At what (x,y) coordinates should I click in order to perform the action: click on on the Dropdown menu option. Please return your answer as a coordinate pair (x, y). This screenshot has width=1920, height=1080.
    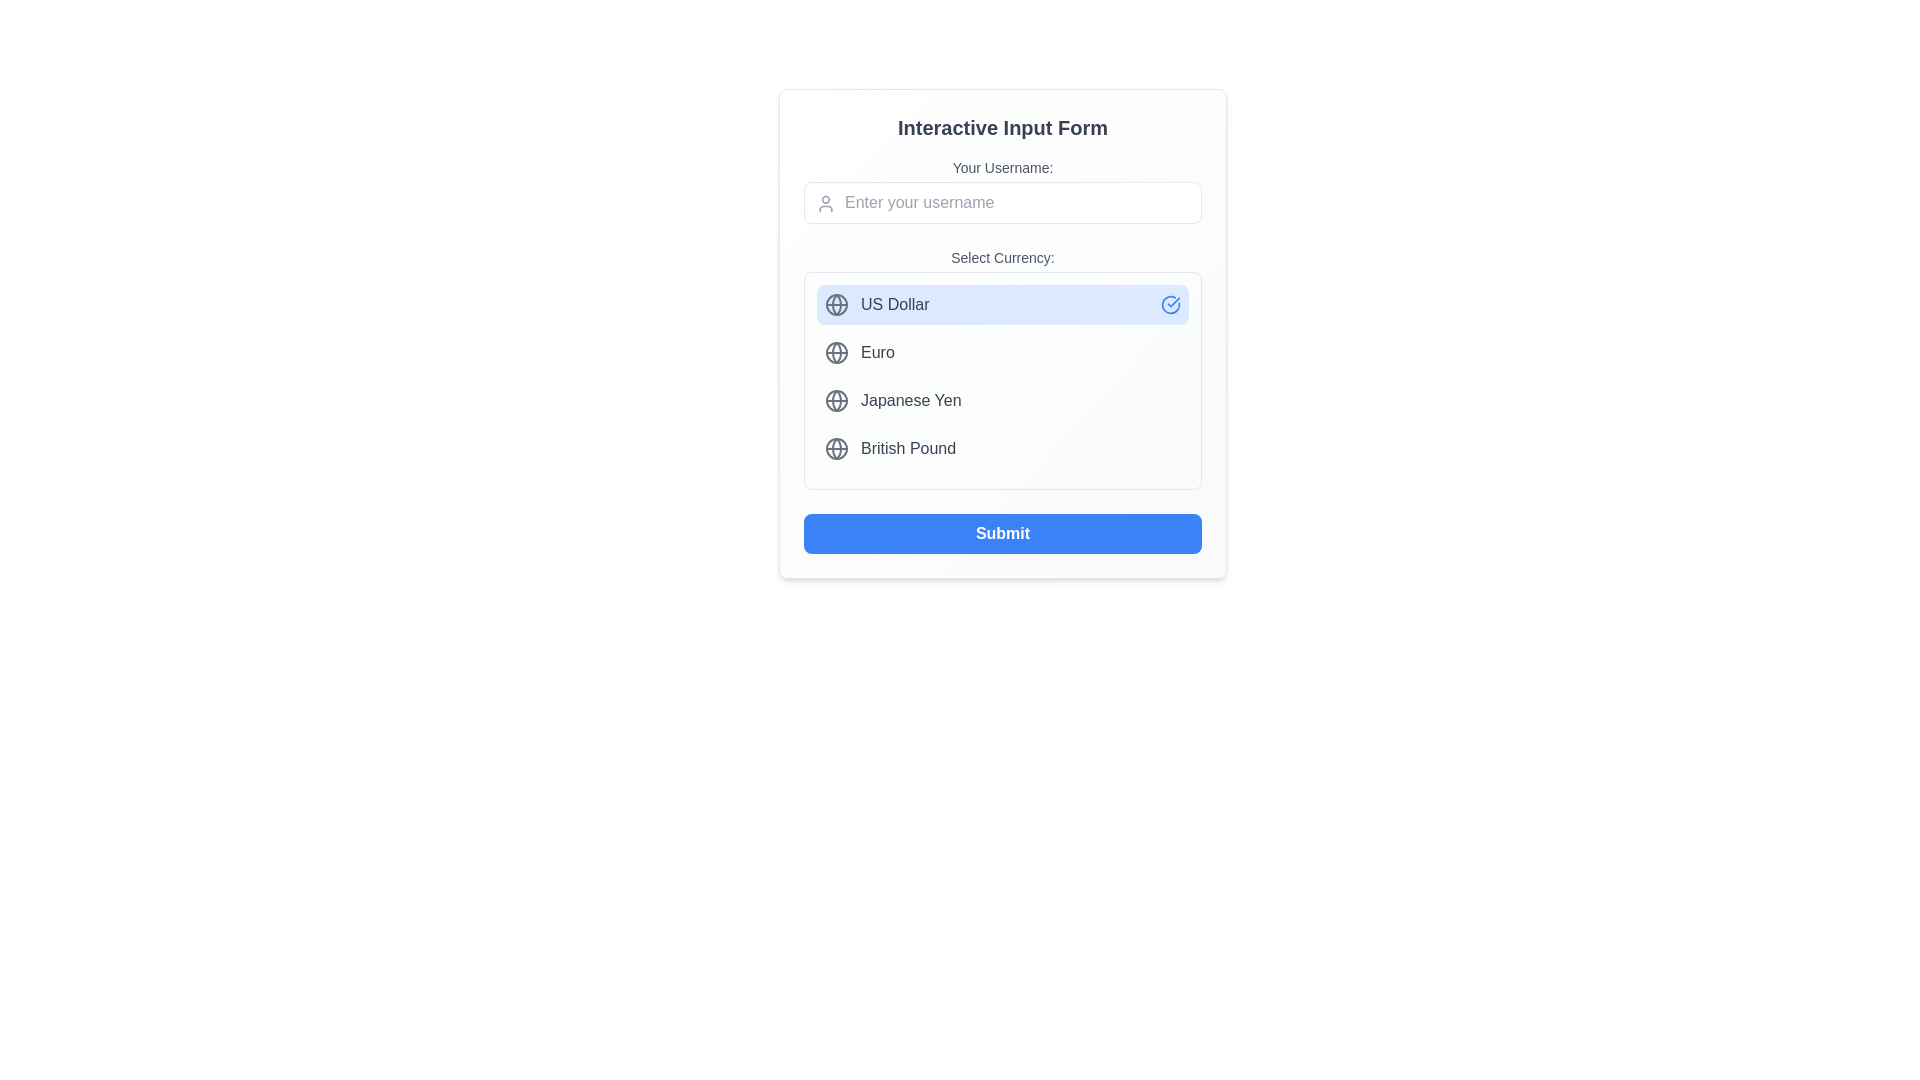
    Looking at the image, I should click on (1003, 369).